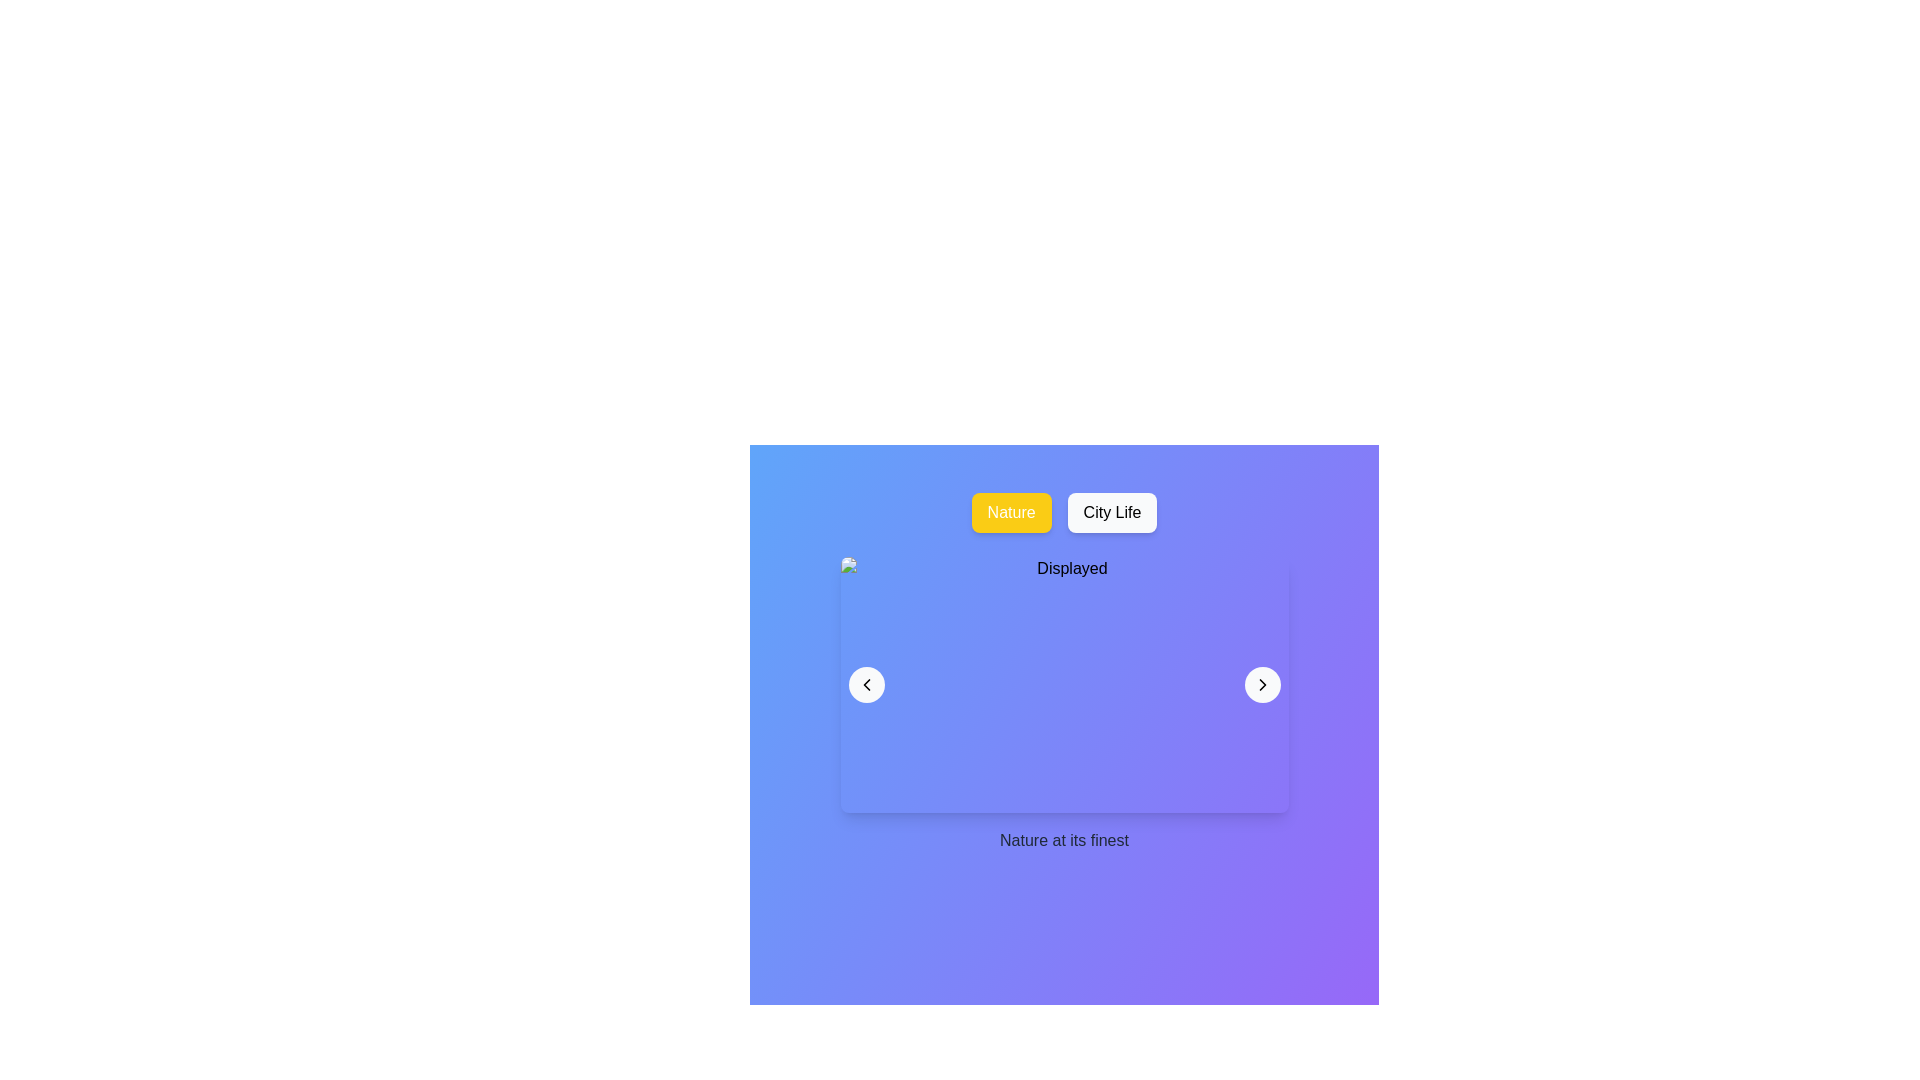 Image resolution: width=1920 pixels, height=1080 pixels. What do you see at coordinates (866, 684) in the screenshot?
I see `the 'previous' button located on the left center side of the interactive section` at bounding box center [866, 684].